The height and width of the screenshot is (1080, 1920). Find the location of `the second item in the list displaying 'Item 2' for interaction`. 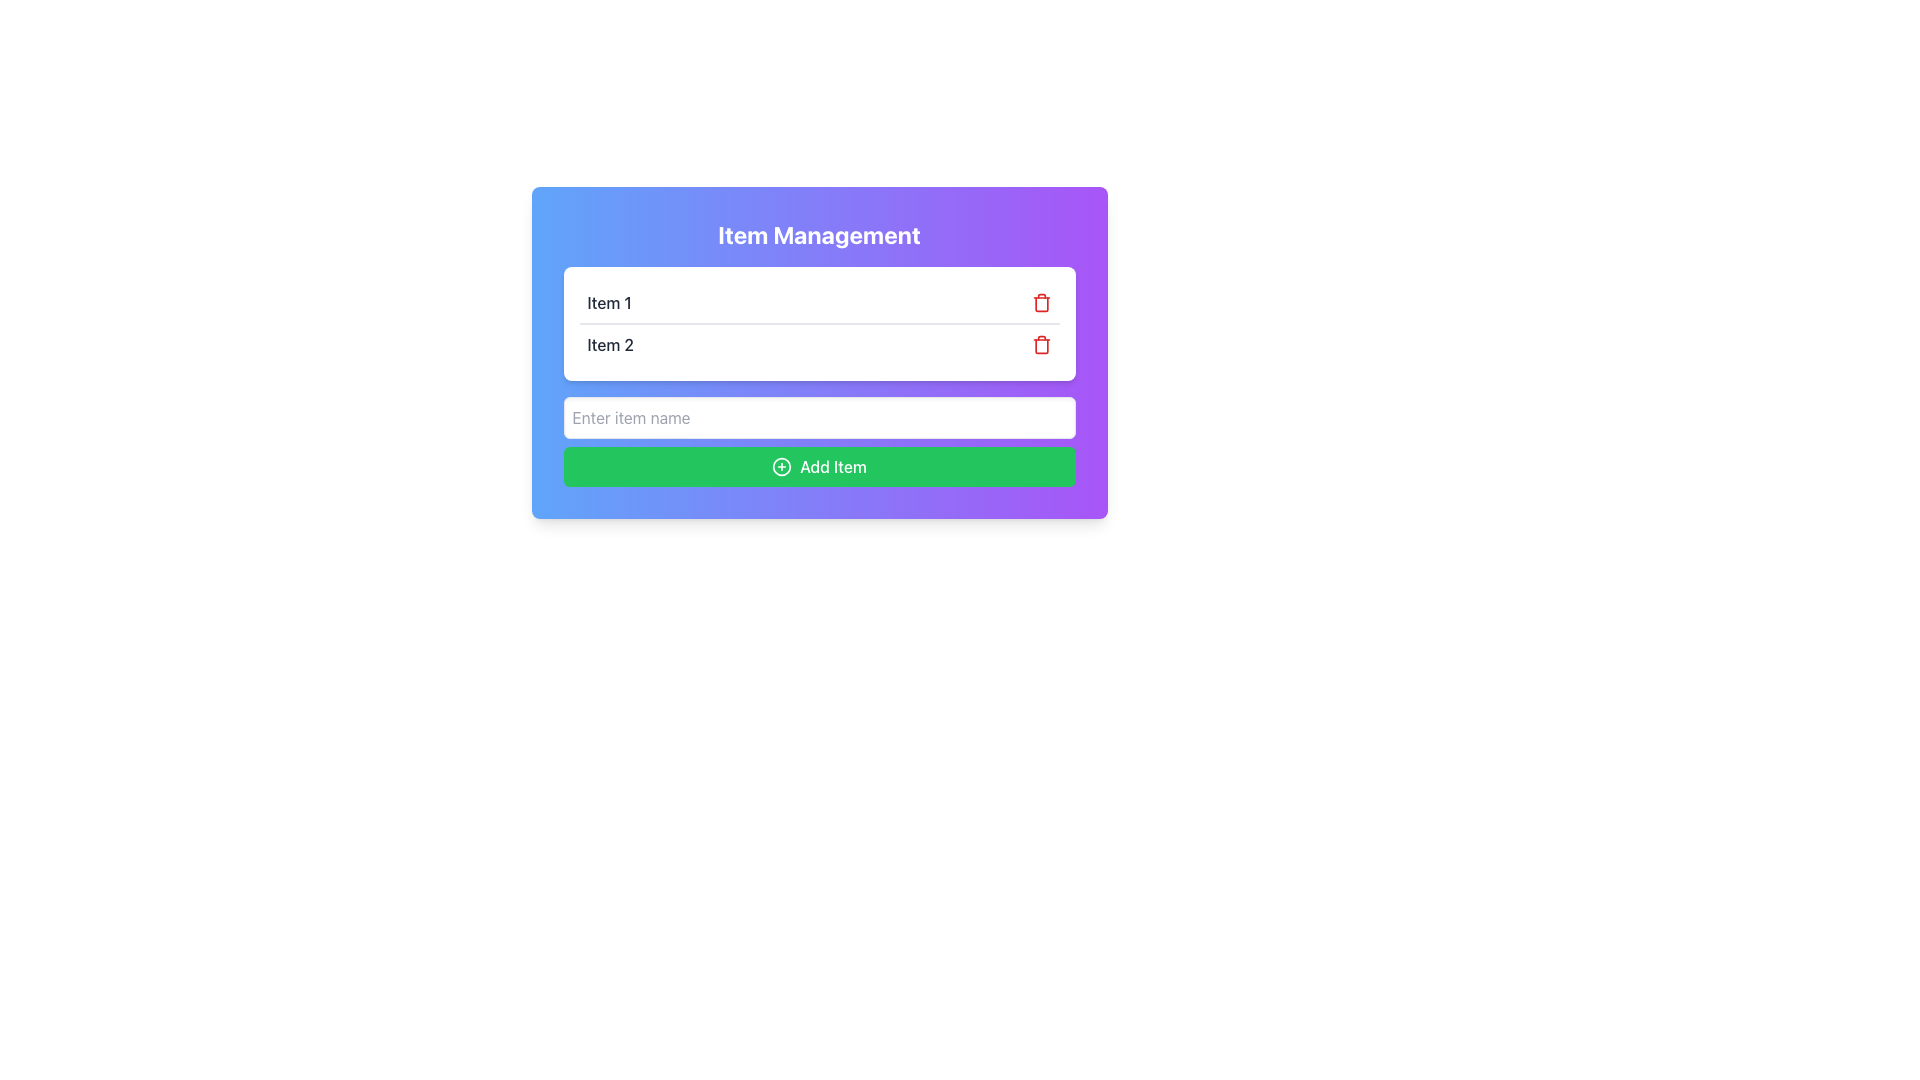

the second item in the list displaying 'Item 2' for interaction is located at coordinates (819, 342).